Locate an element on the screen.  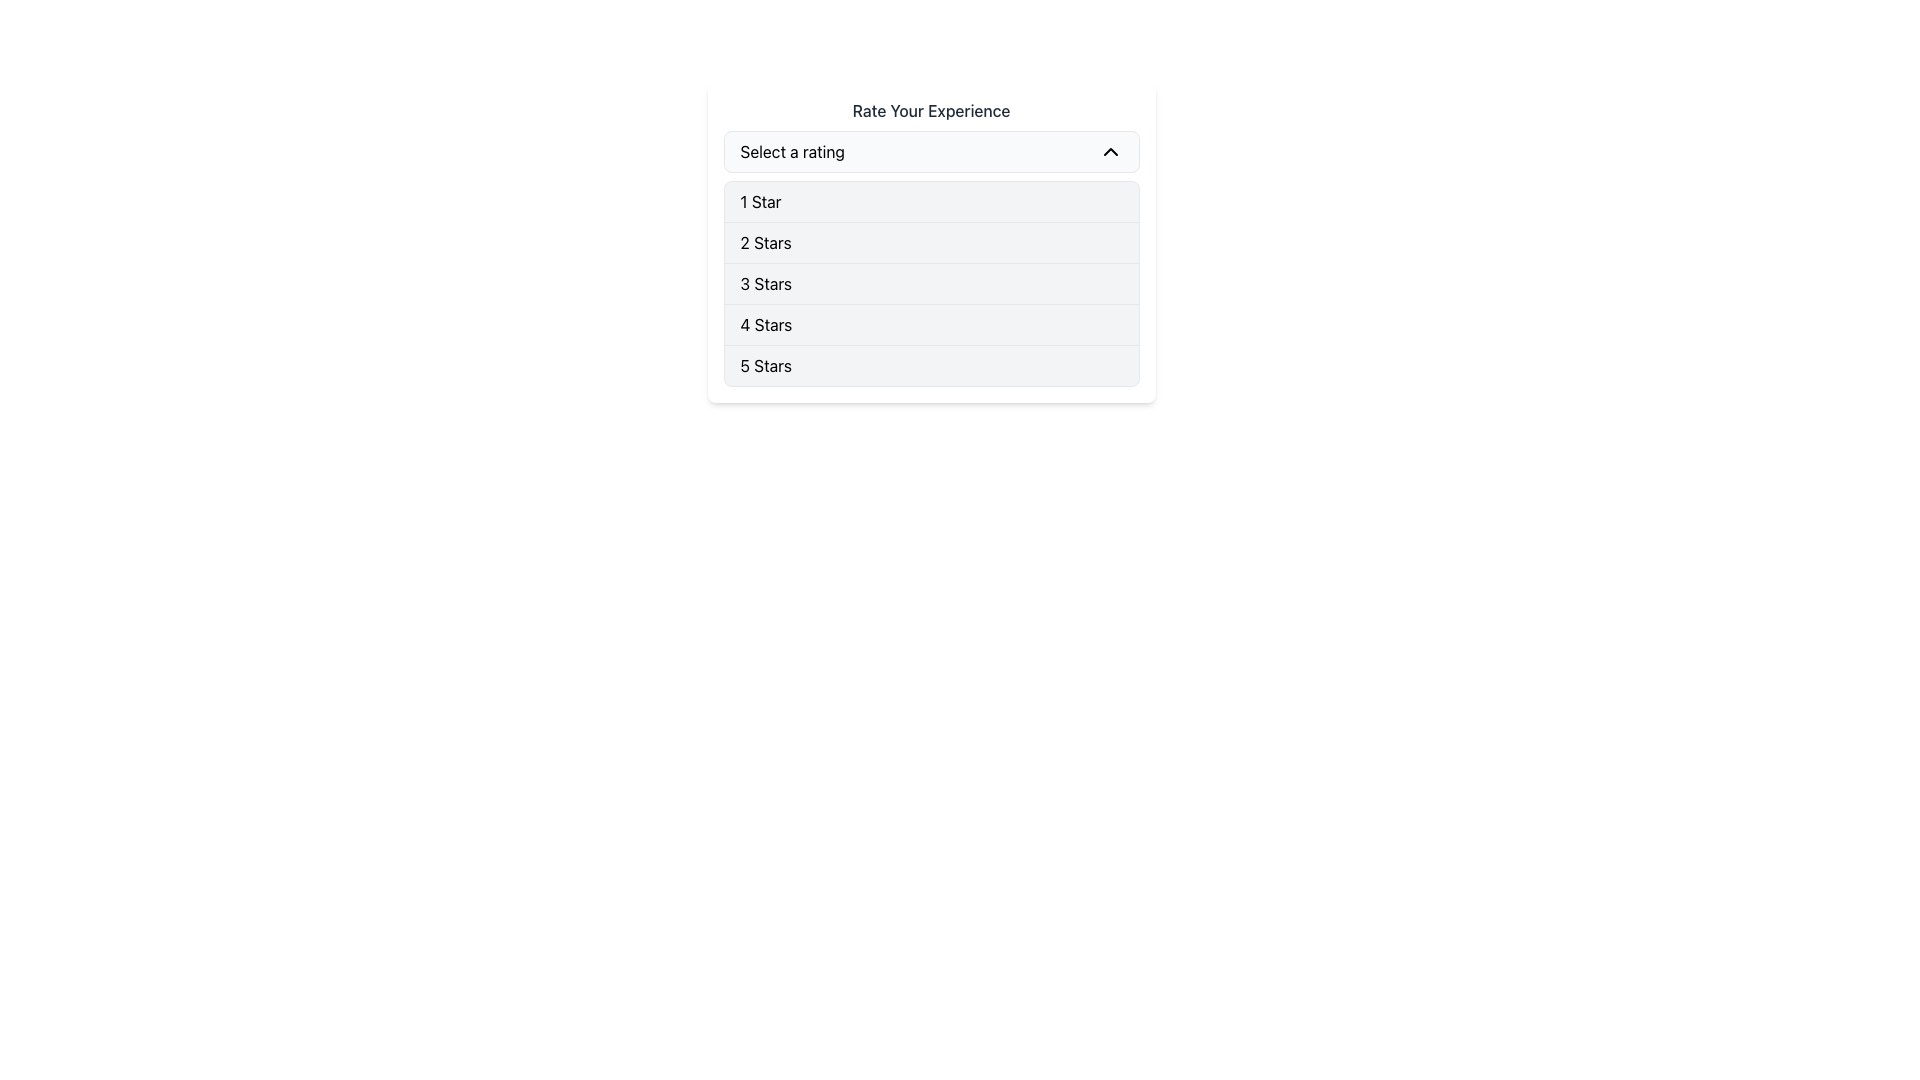
the interactive text 'Select a rating' within the dropdown menu titled 'Rate Your Experience' to focus the dropdown menu is located at coordinates (791, 150).